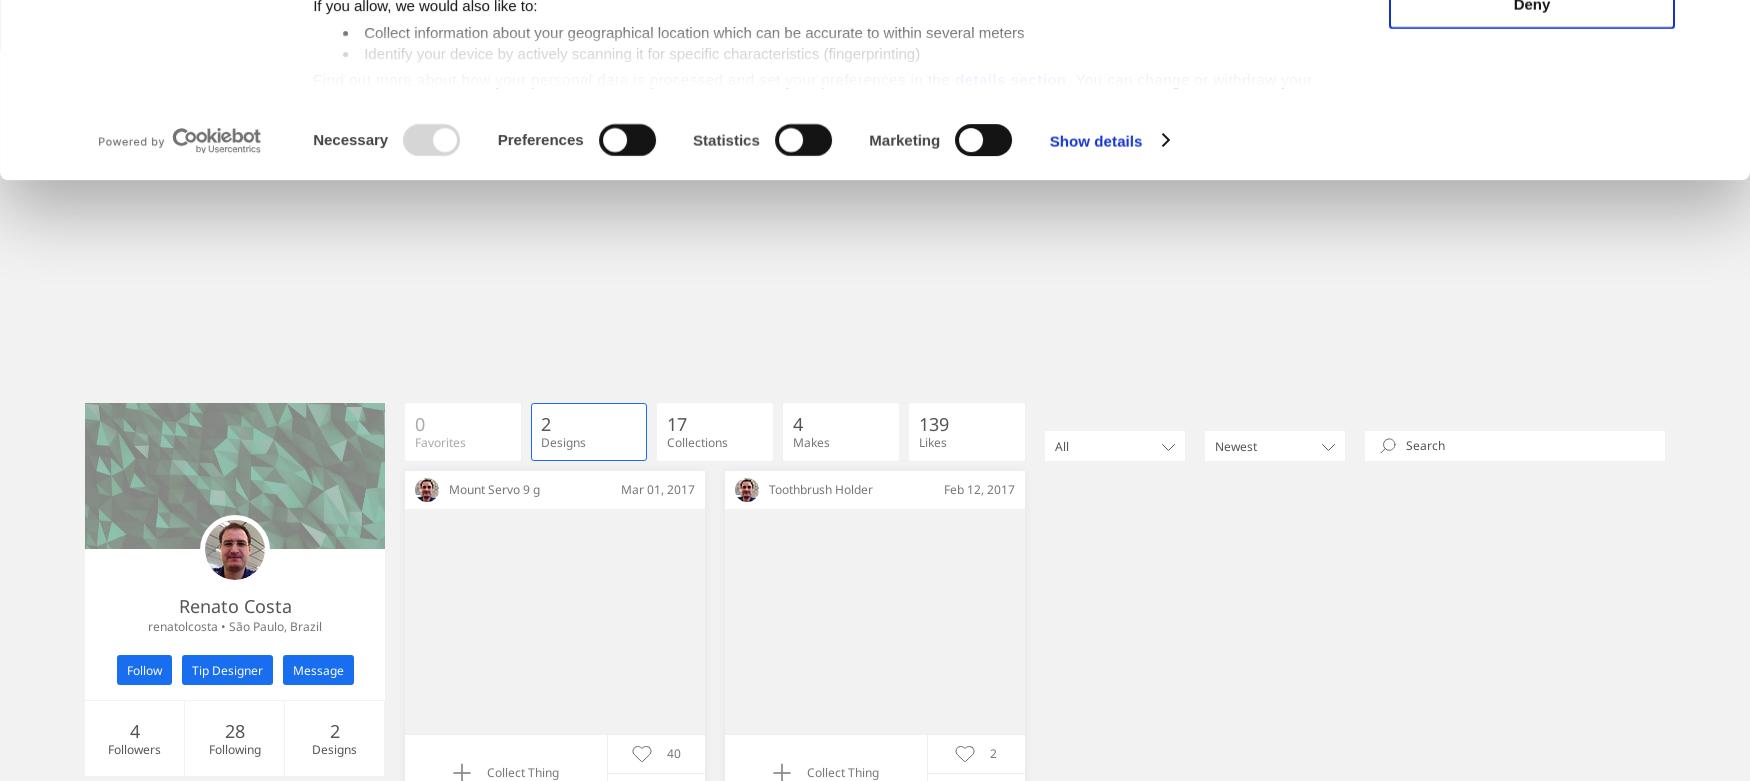 This screenshot has width=1750, height=781. I want to click on 'renatolcosta', so click(182, 626).